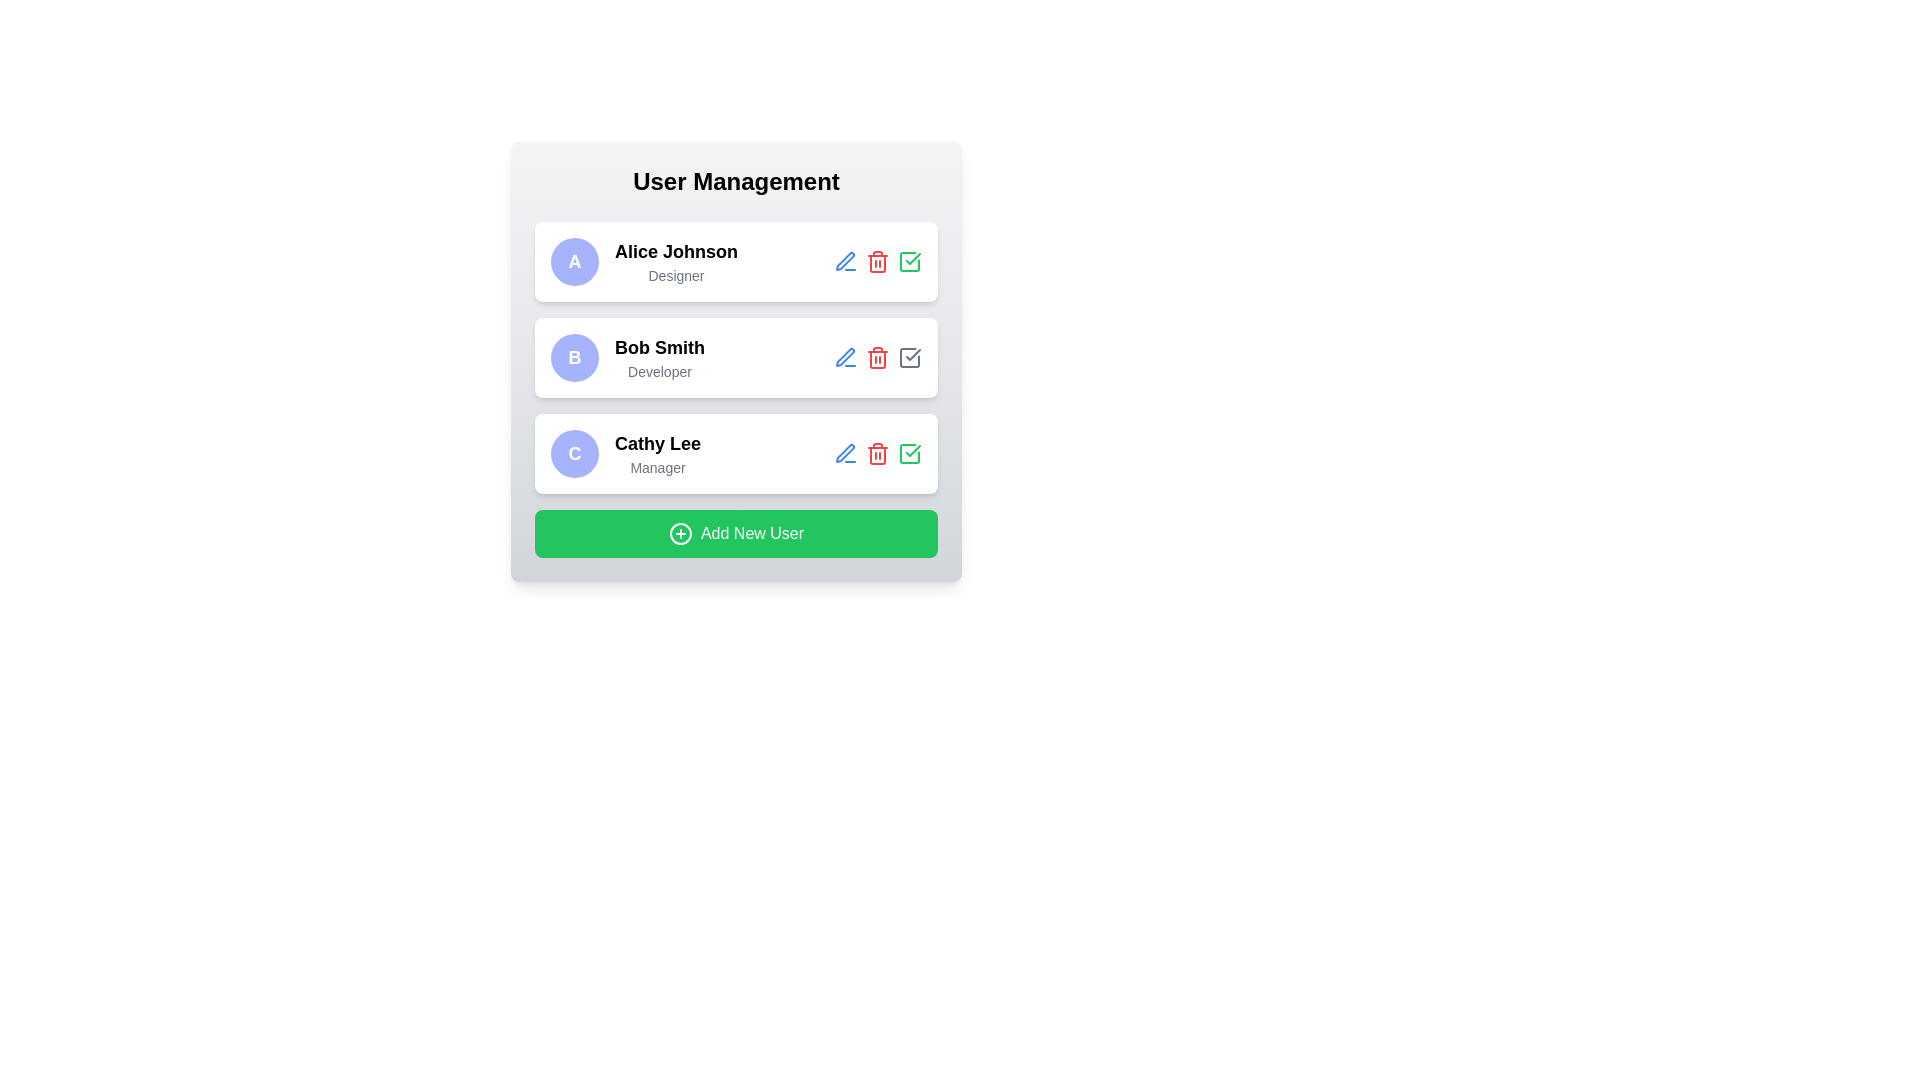 The height and width of the screenshot is (1080, 1920). What do you see at coordinates (912, 451) in the screenshot?
I see `the green checkmark icon button in the user management interface to confirm the user row for Cathy Lee` at bounding box center [912, 451].